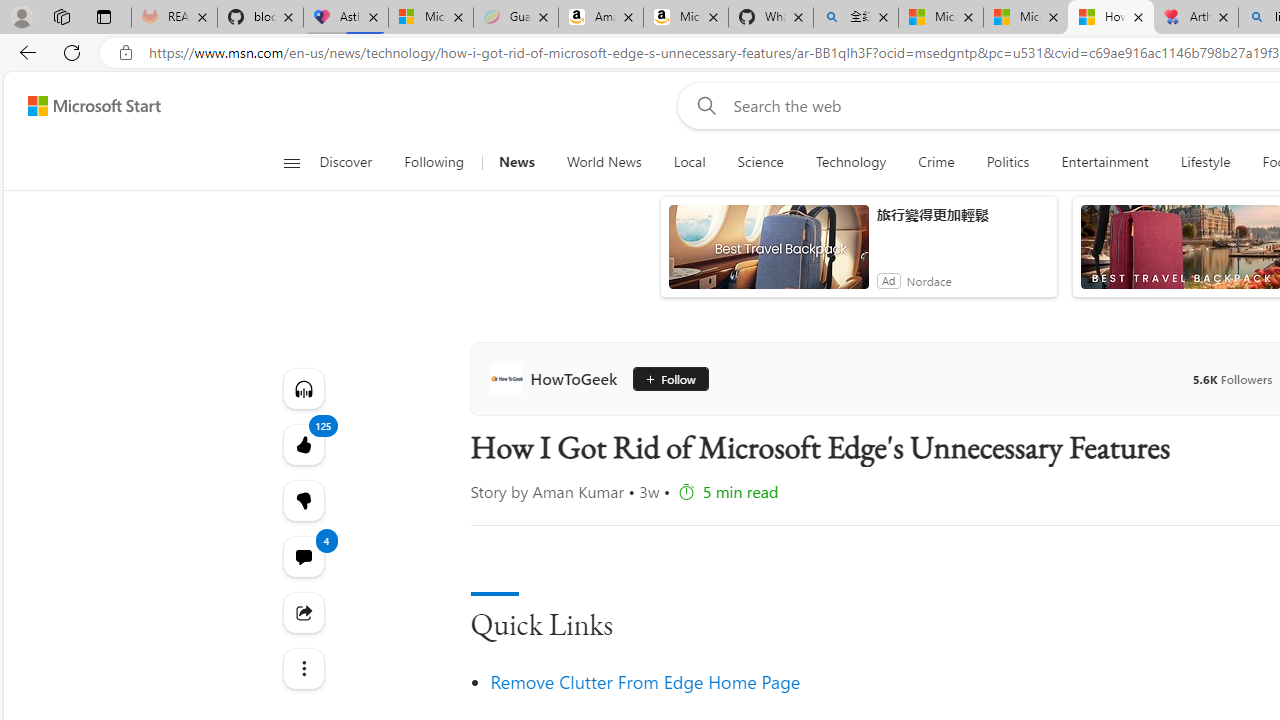  What do you see at coordinates (302, 556) in the screenshot?
I see `'View comments 4 Comment'` at bounding box center [302, 556].